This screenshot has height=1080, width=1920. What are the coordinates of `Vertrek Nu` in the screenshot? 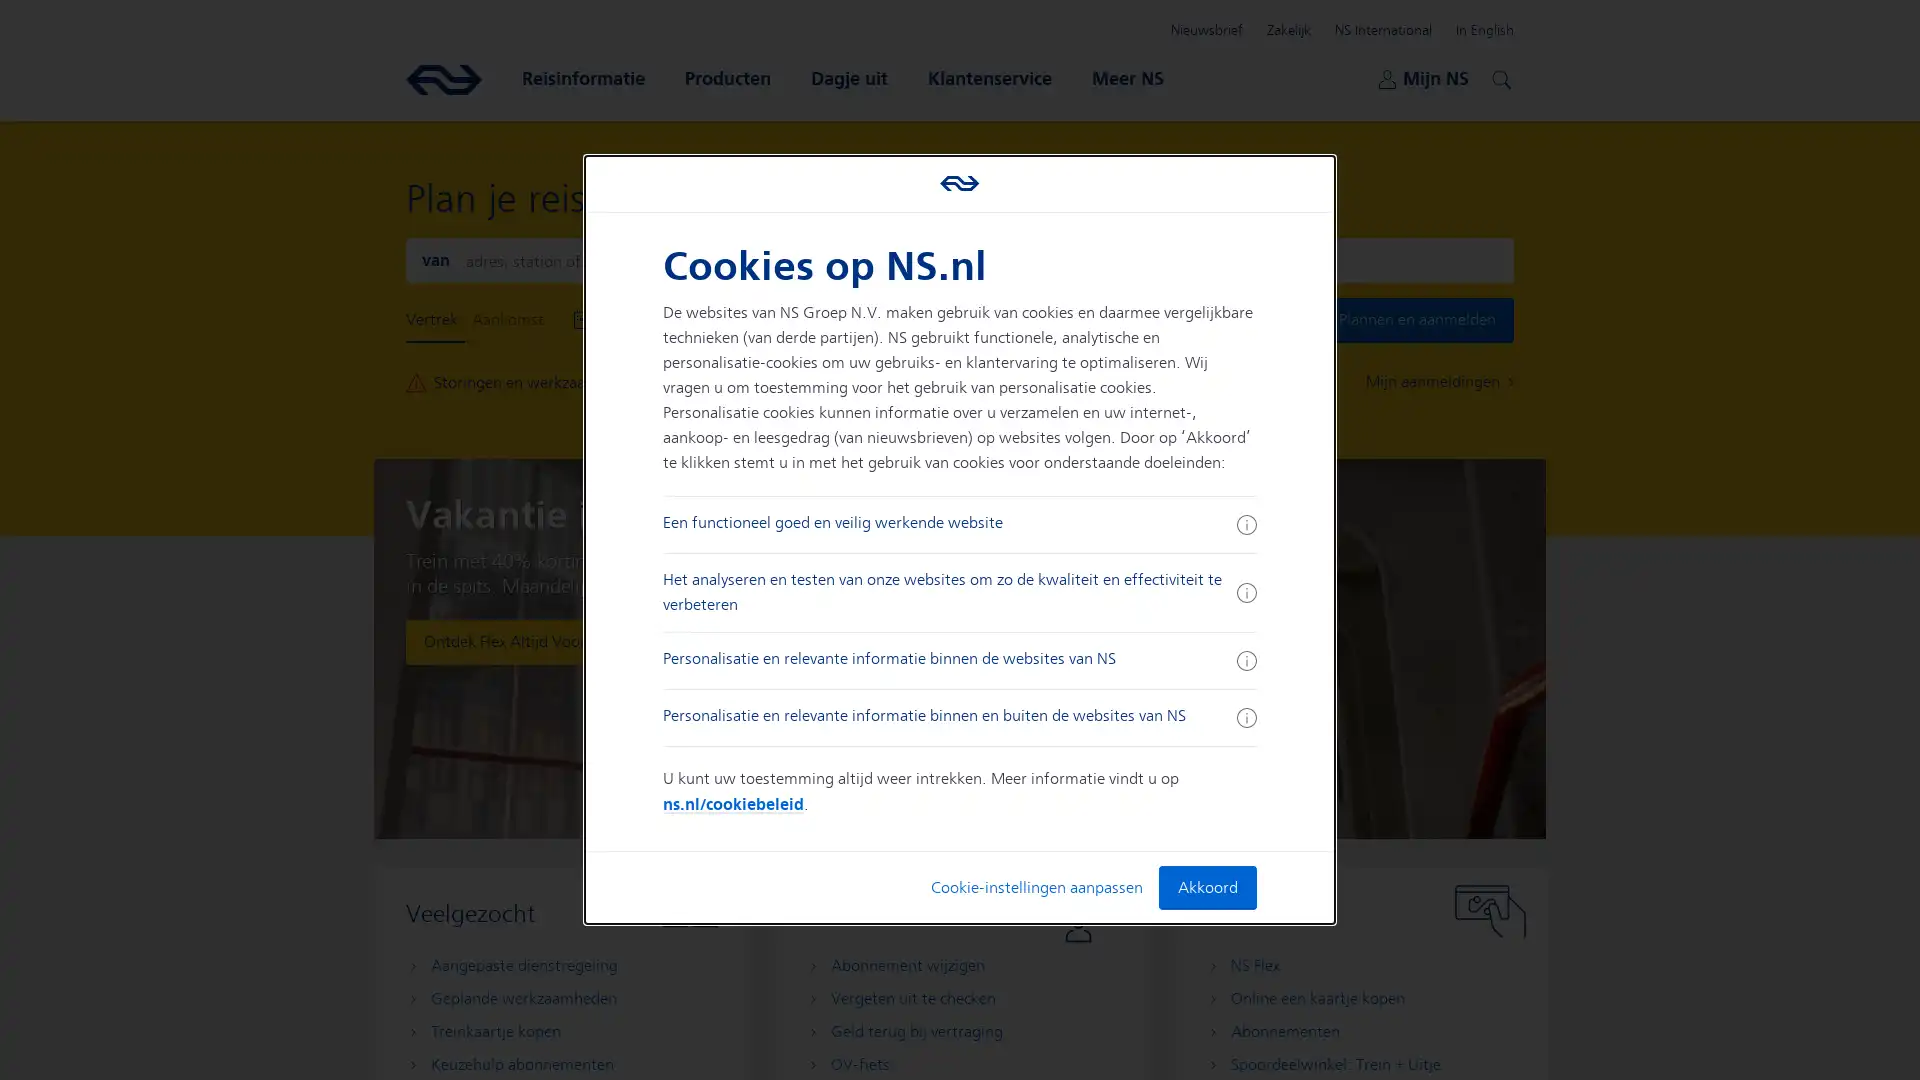 It's located at (830, 319).